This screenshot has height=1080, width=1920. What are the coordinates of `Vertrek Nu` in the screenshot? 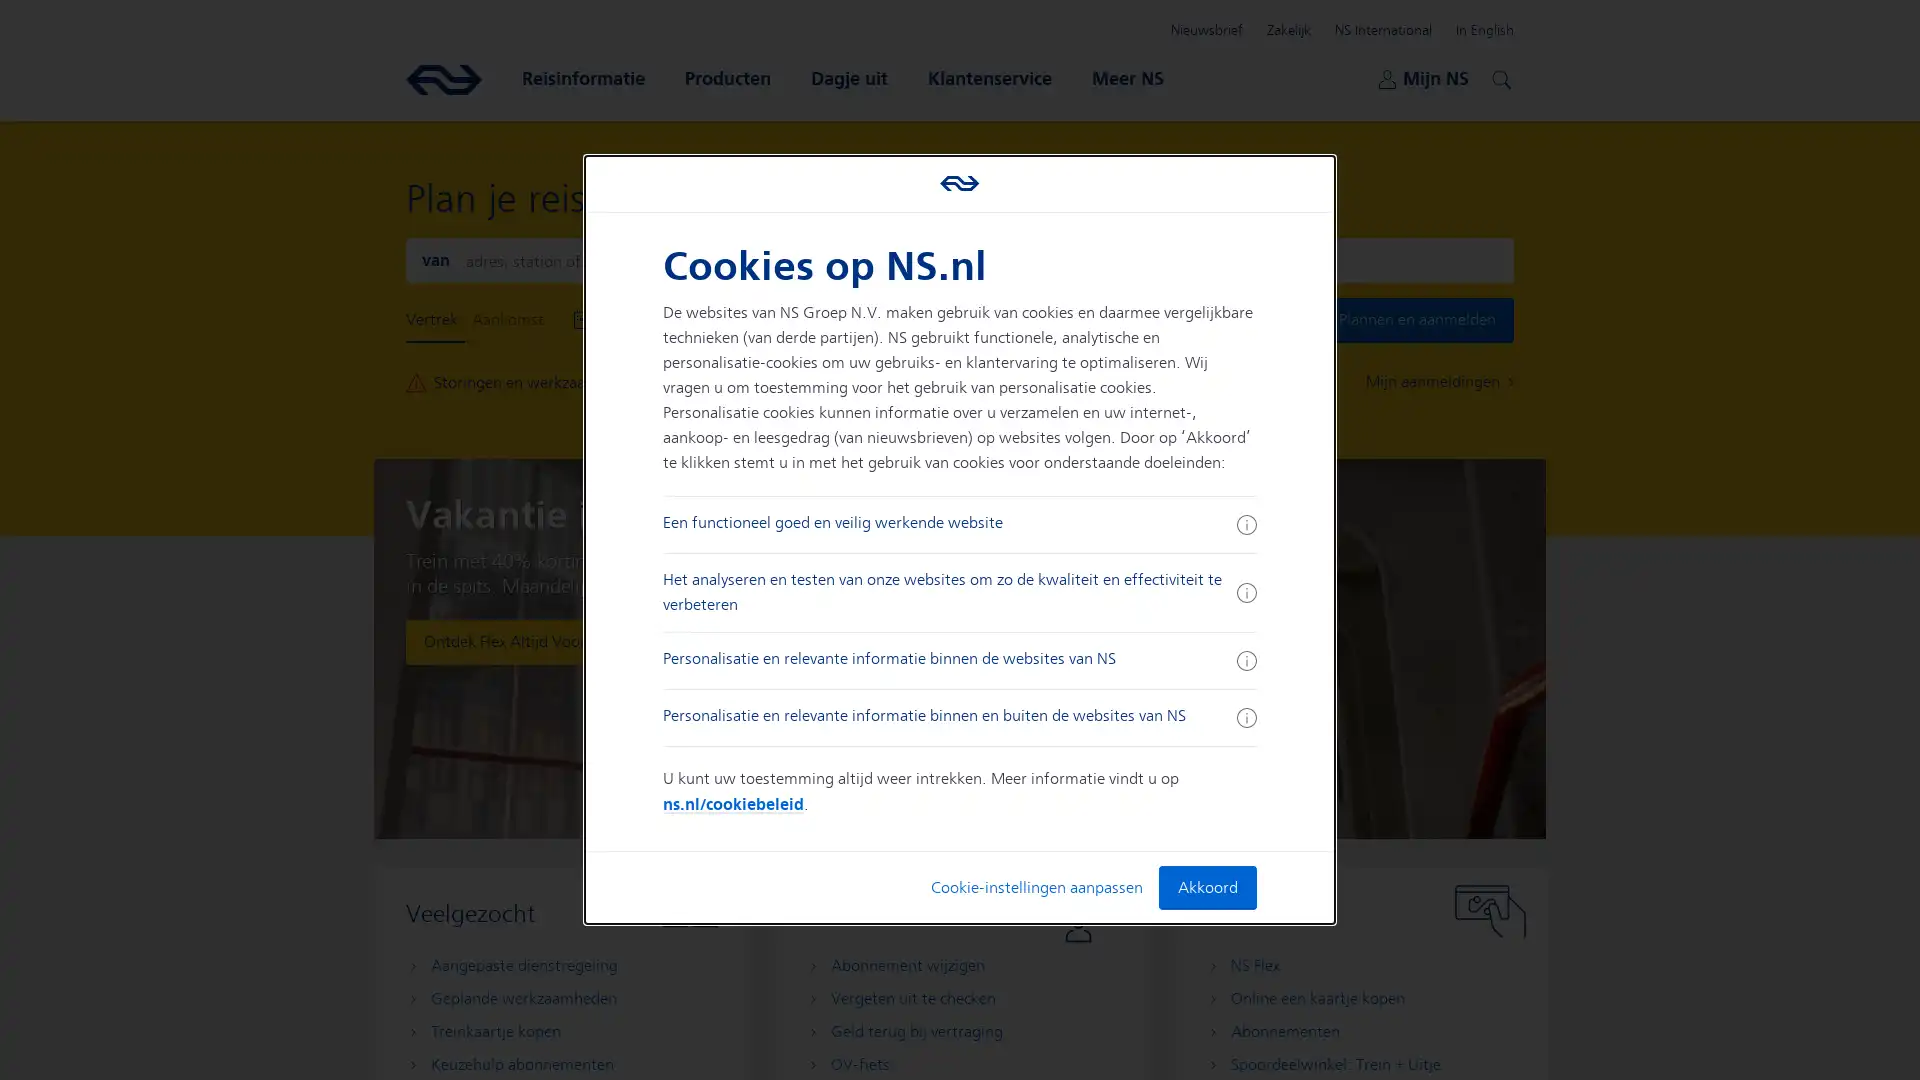 It's located at (830, 319).